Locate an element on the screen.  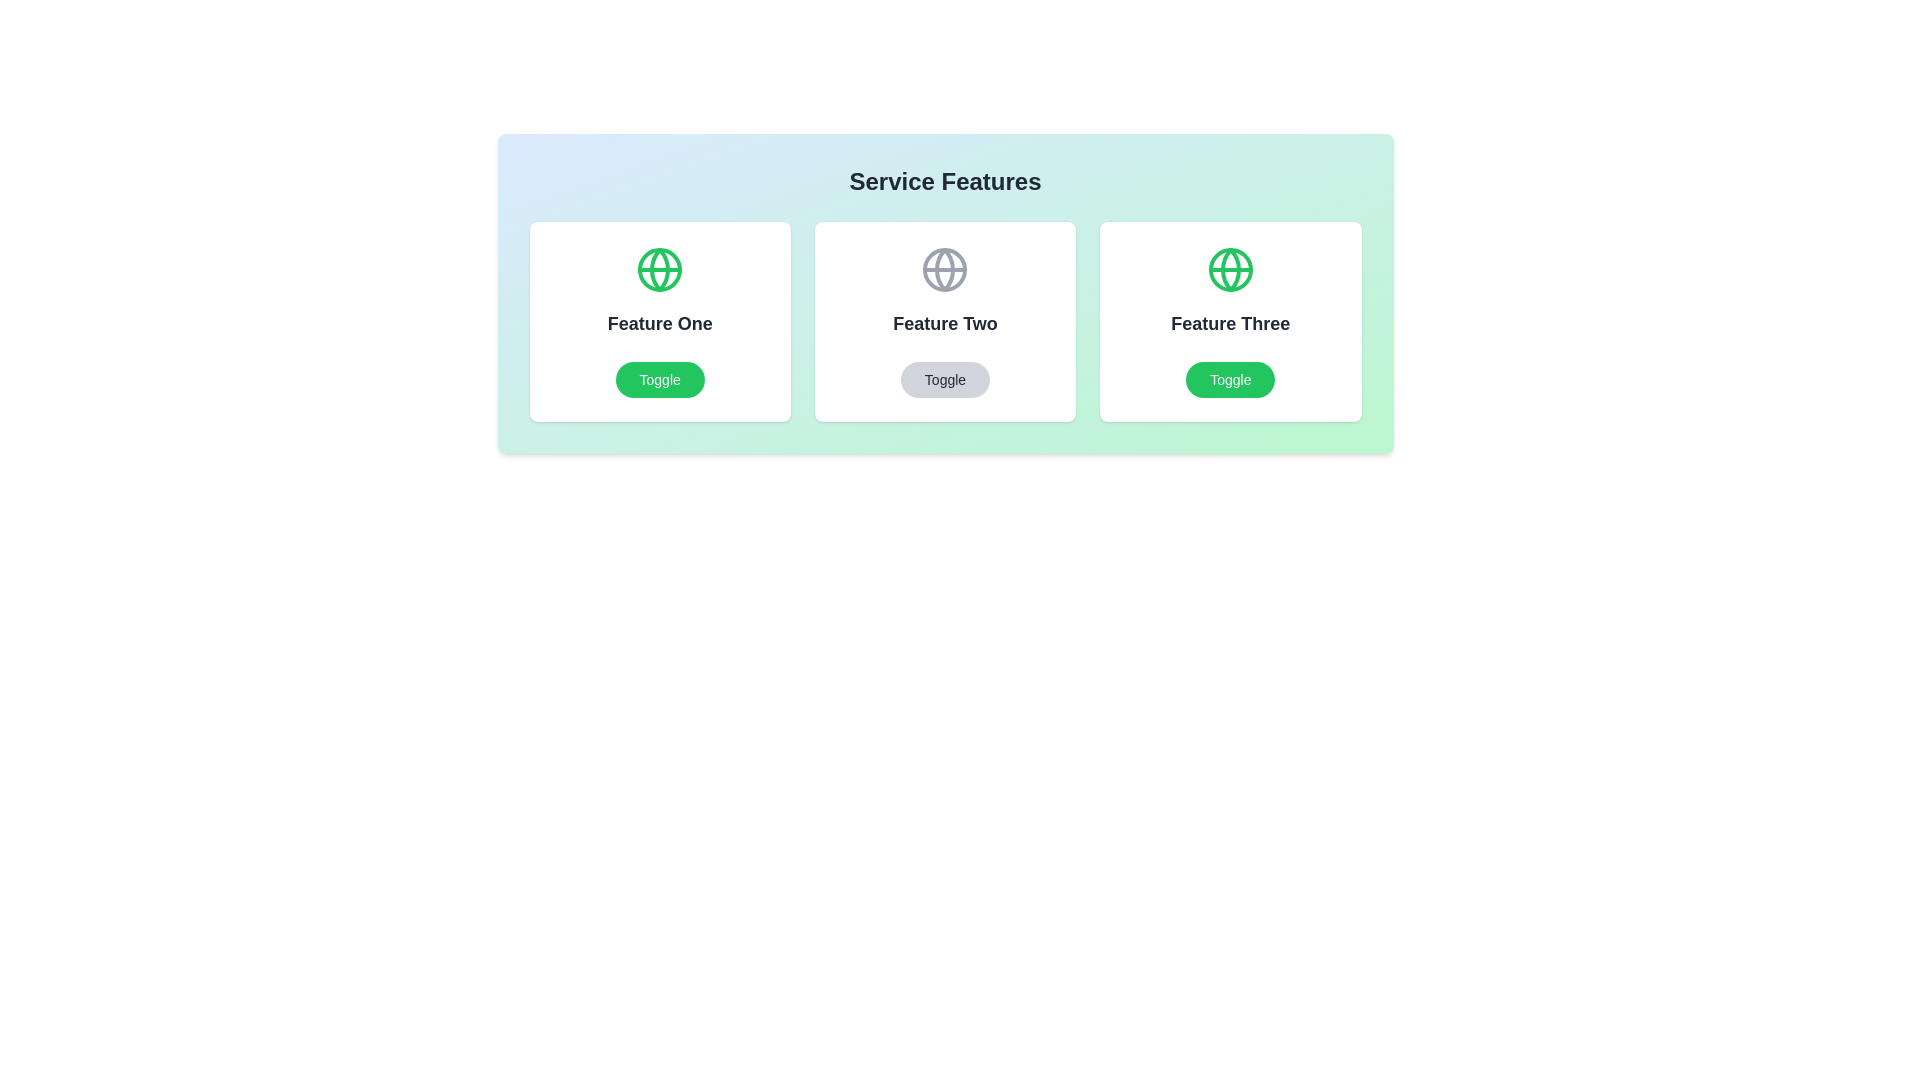
the 'Toggle' button for Feature One is located at coordinates (660, 380).